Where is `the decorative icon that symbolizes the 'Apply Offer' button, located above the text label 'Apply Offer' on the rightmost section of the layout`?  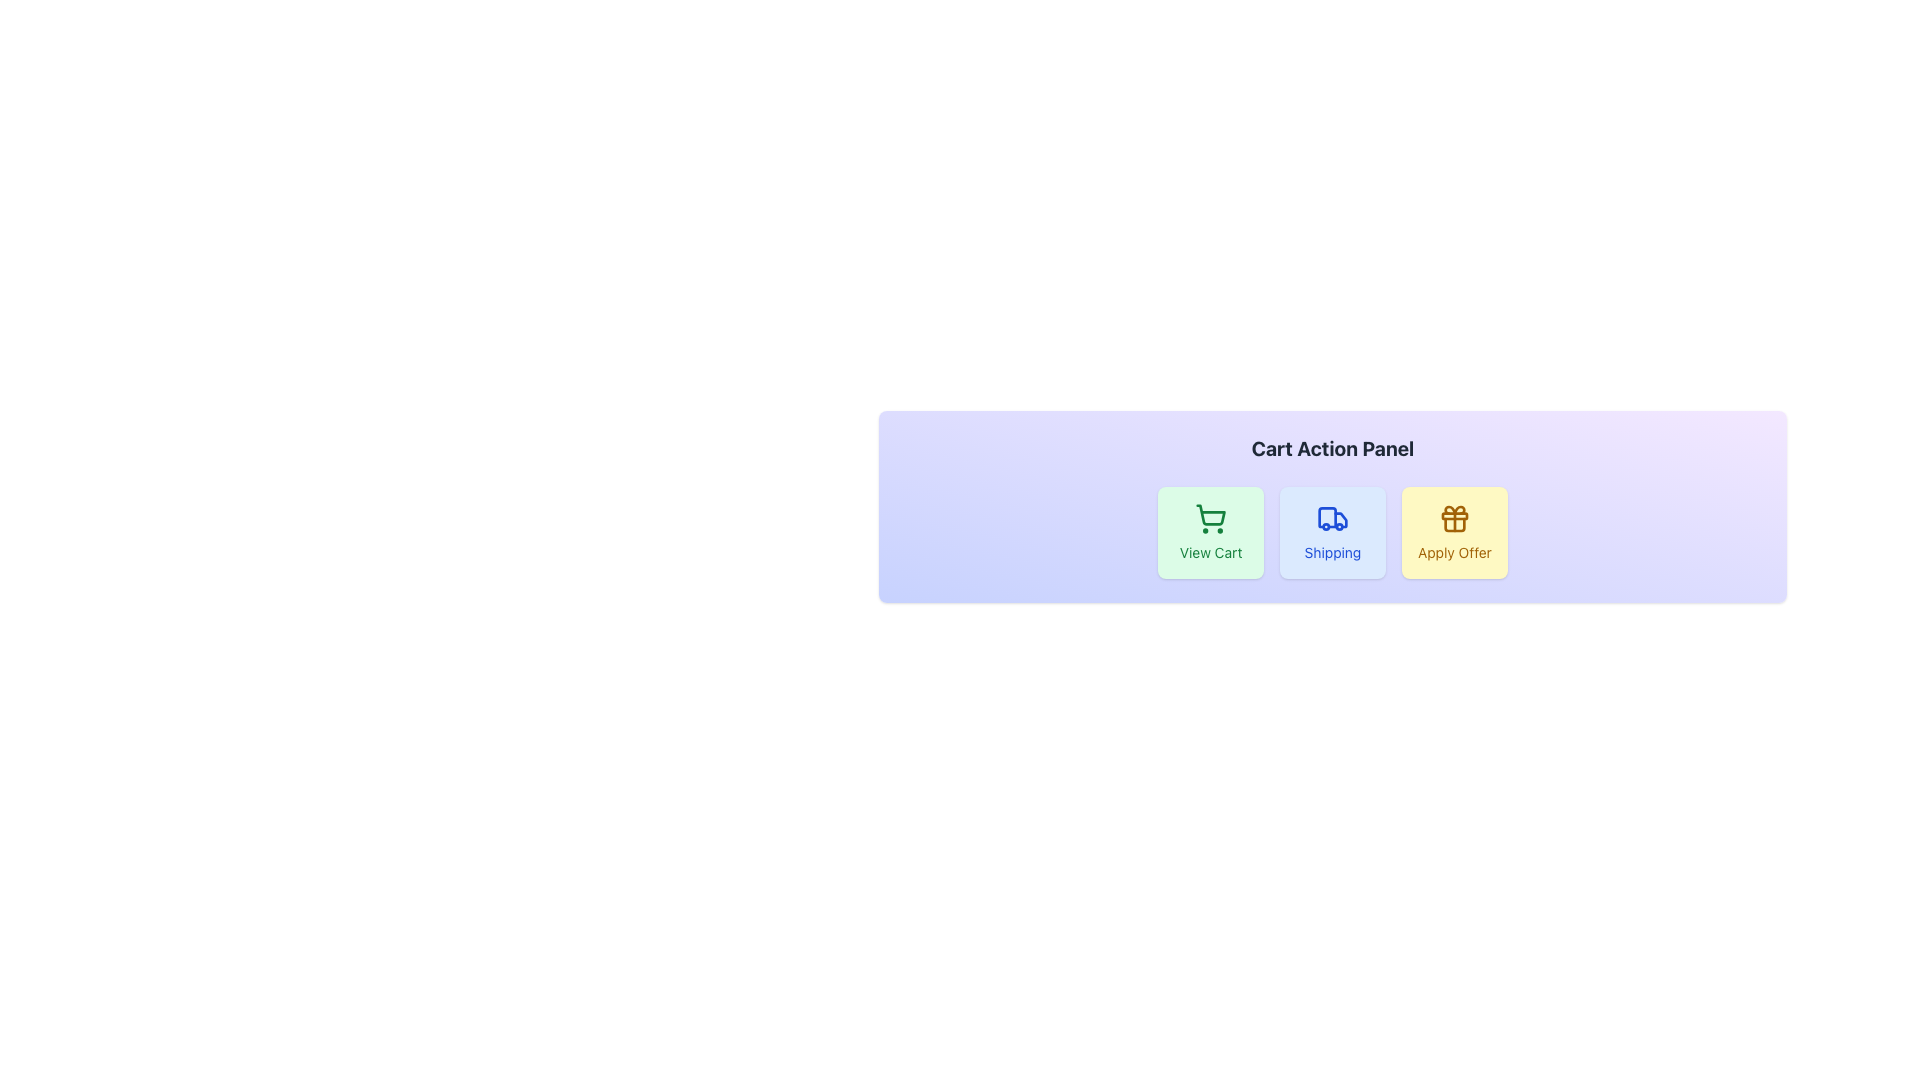 the decorative icon that symbolizes the 'Apply Offer' button, located above the text label 'Apply Offer' on the rightmost section of the layout is located at coordinates (1454, 518).